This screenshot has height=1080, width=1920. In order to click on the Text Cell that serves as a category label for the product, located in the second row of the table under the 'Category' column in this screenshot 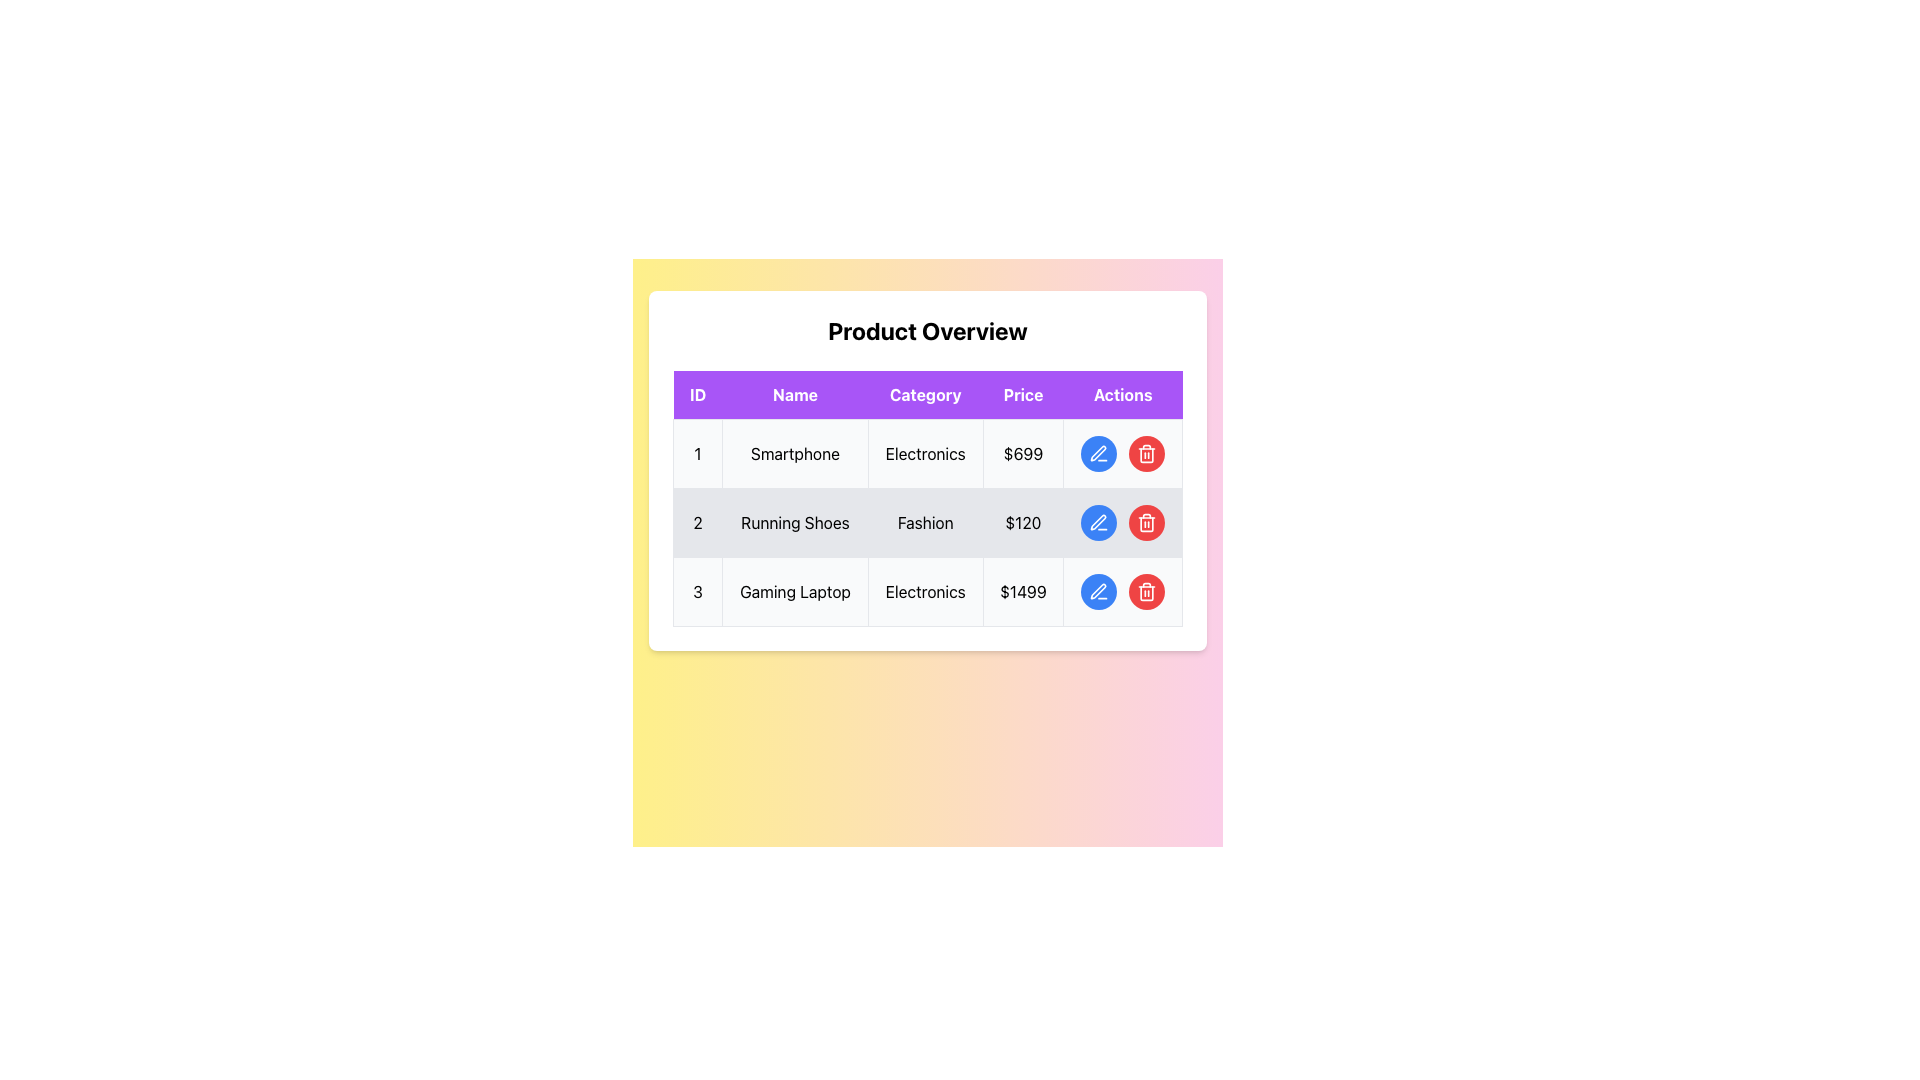, I will do `click(924, 522)`.